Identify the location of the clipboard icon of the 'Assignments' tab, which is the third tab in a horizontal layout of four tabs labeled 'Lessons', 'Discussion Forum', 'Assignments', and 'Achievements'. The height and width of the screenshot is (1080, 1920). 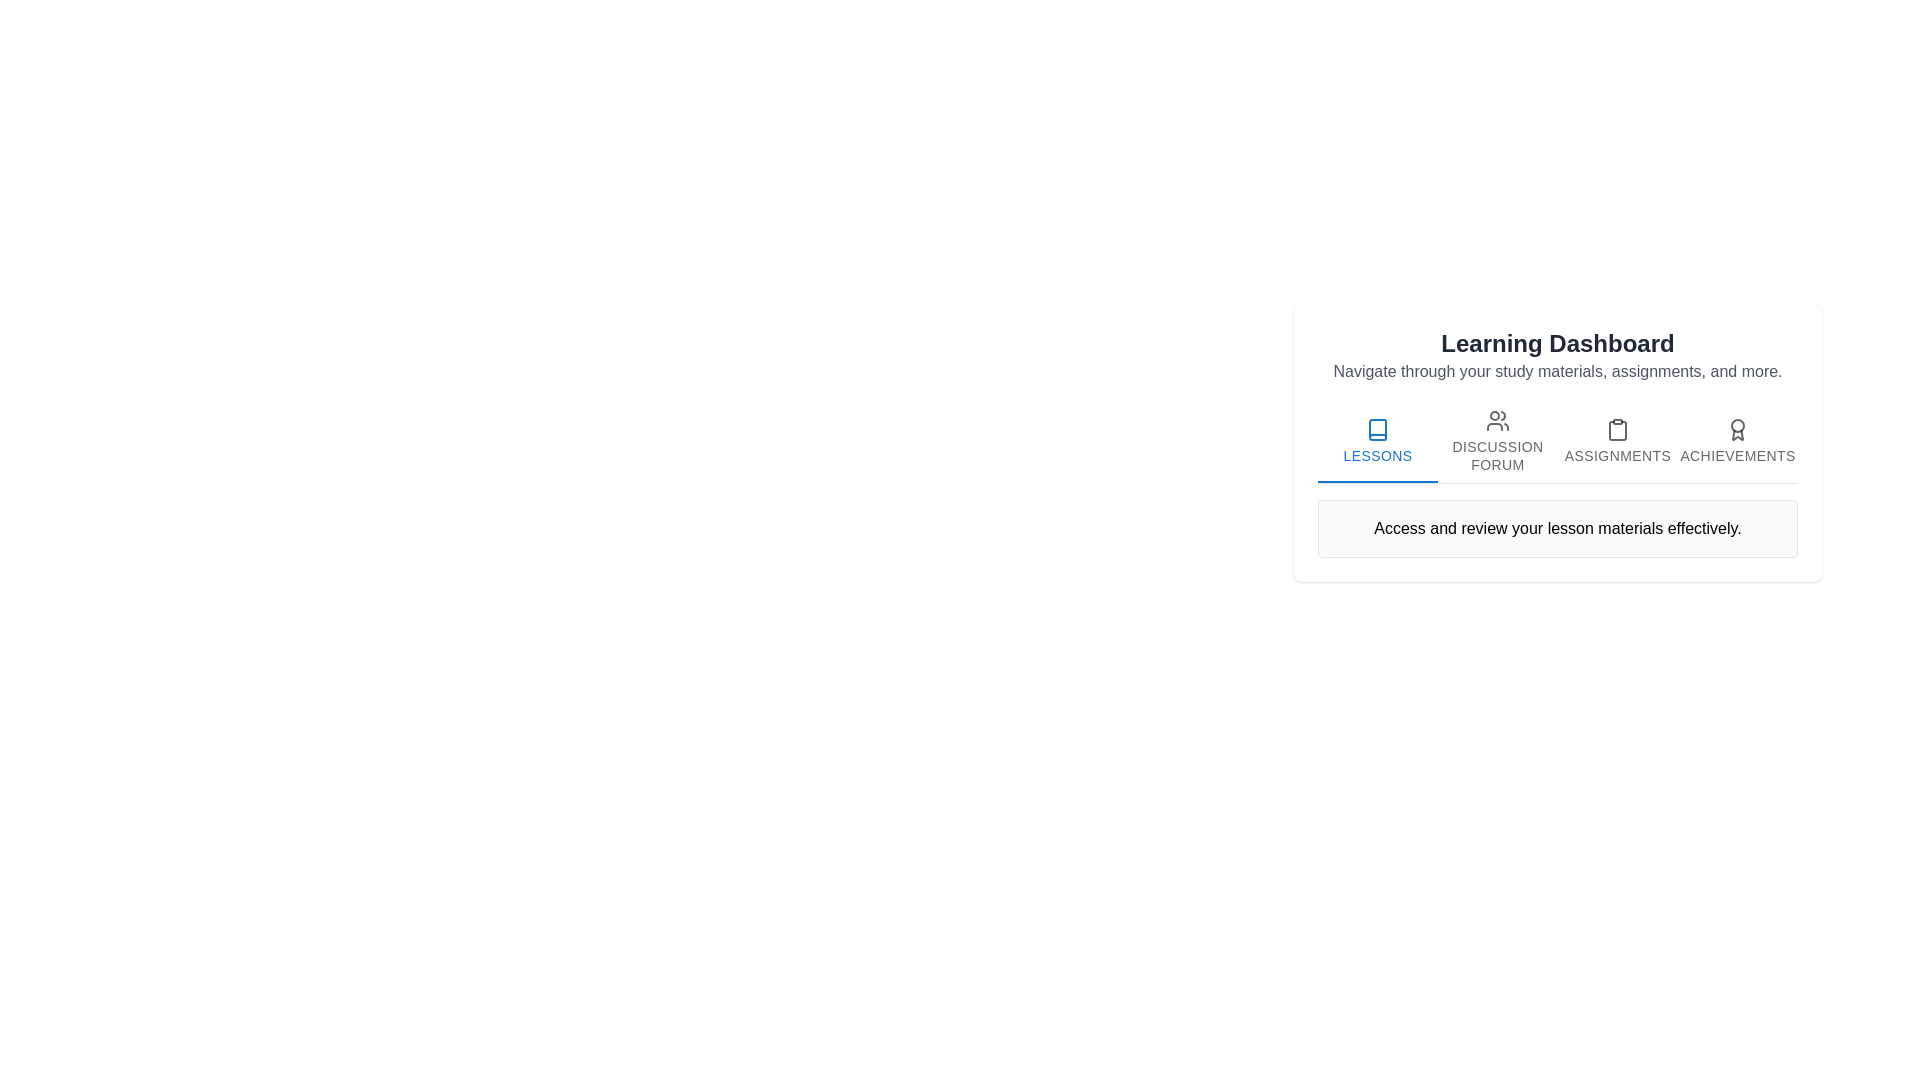
(1617, 427).